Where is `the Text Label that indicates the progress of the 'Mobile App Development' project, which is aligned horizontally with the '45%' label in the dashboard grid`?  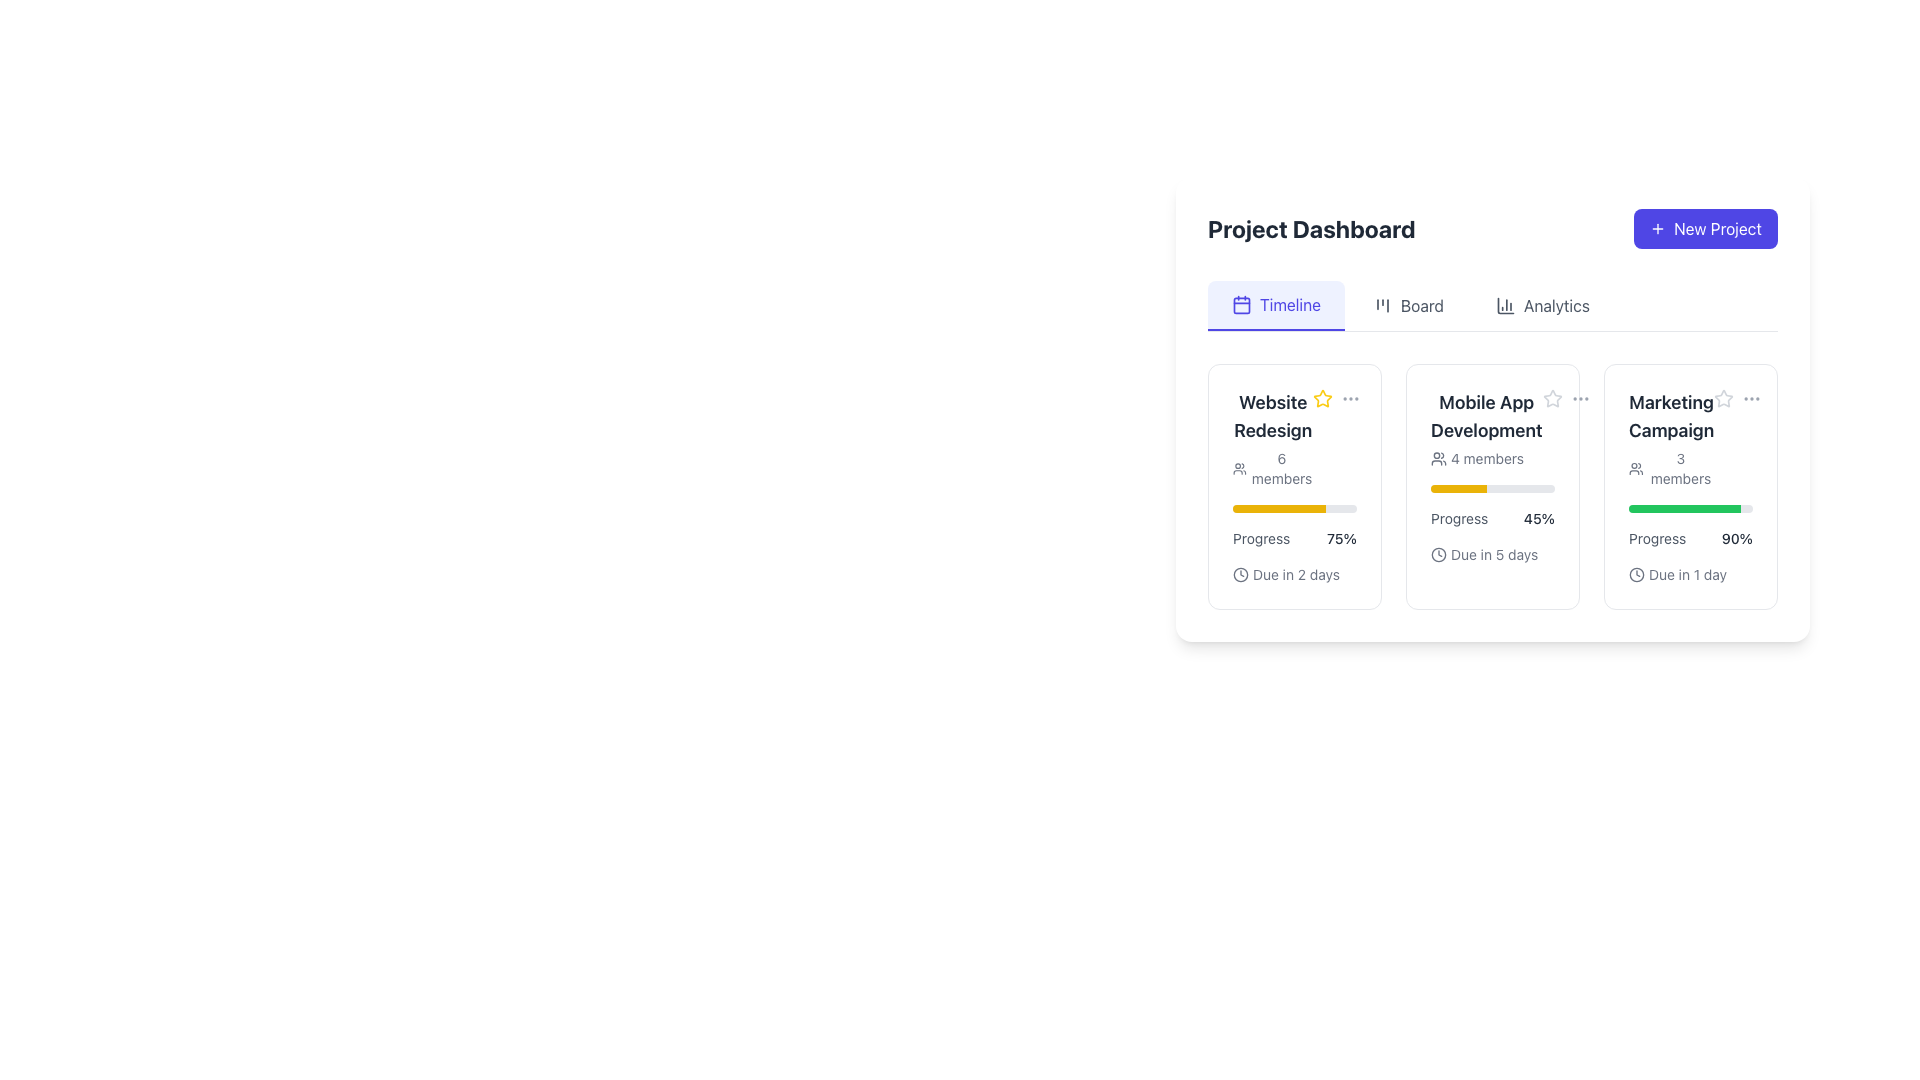 the Text Label that indicates the progress of the 'Mobile App Development' project, which is aligned horizontally with the '45%' label in the dashboard grid is located at coordinates (1459, 518).